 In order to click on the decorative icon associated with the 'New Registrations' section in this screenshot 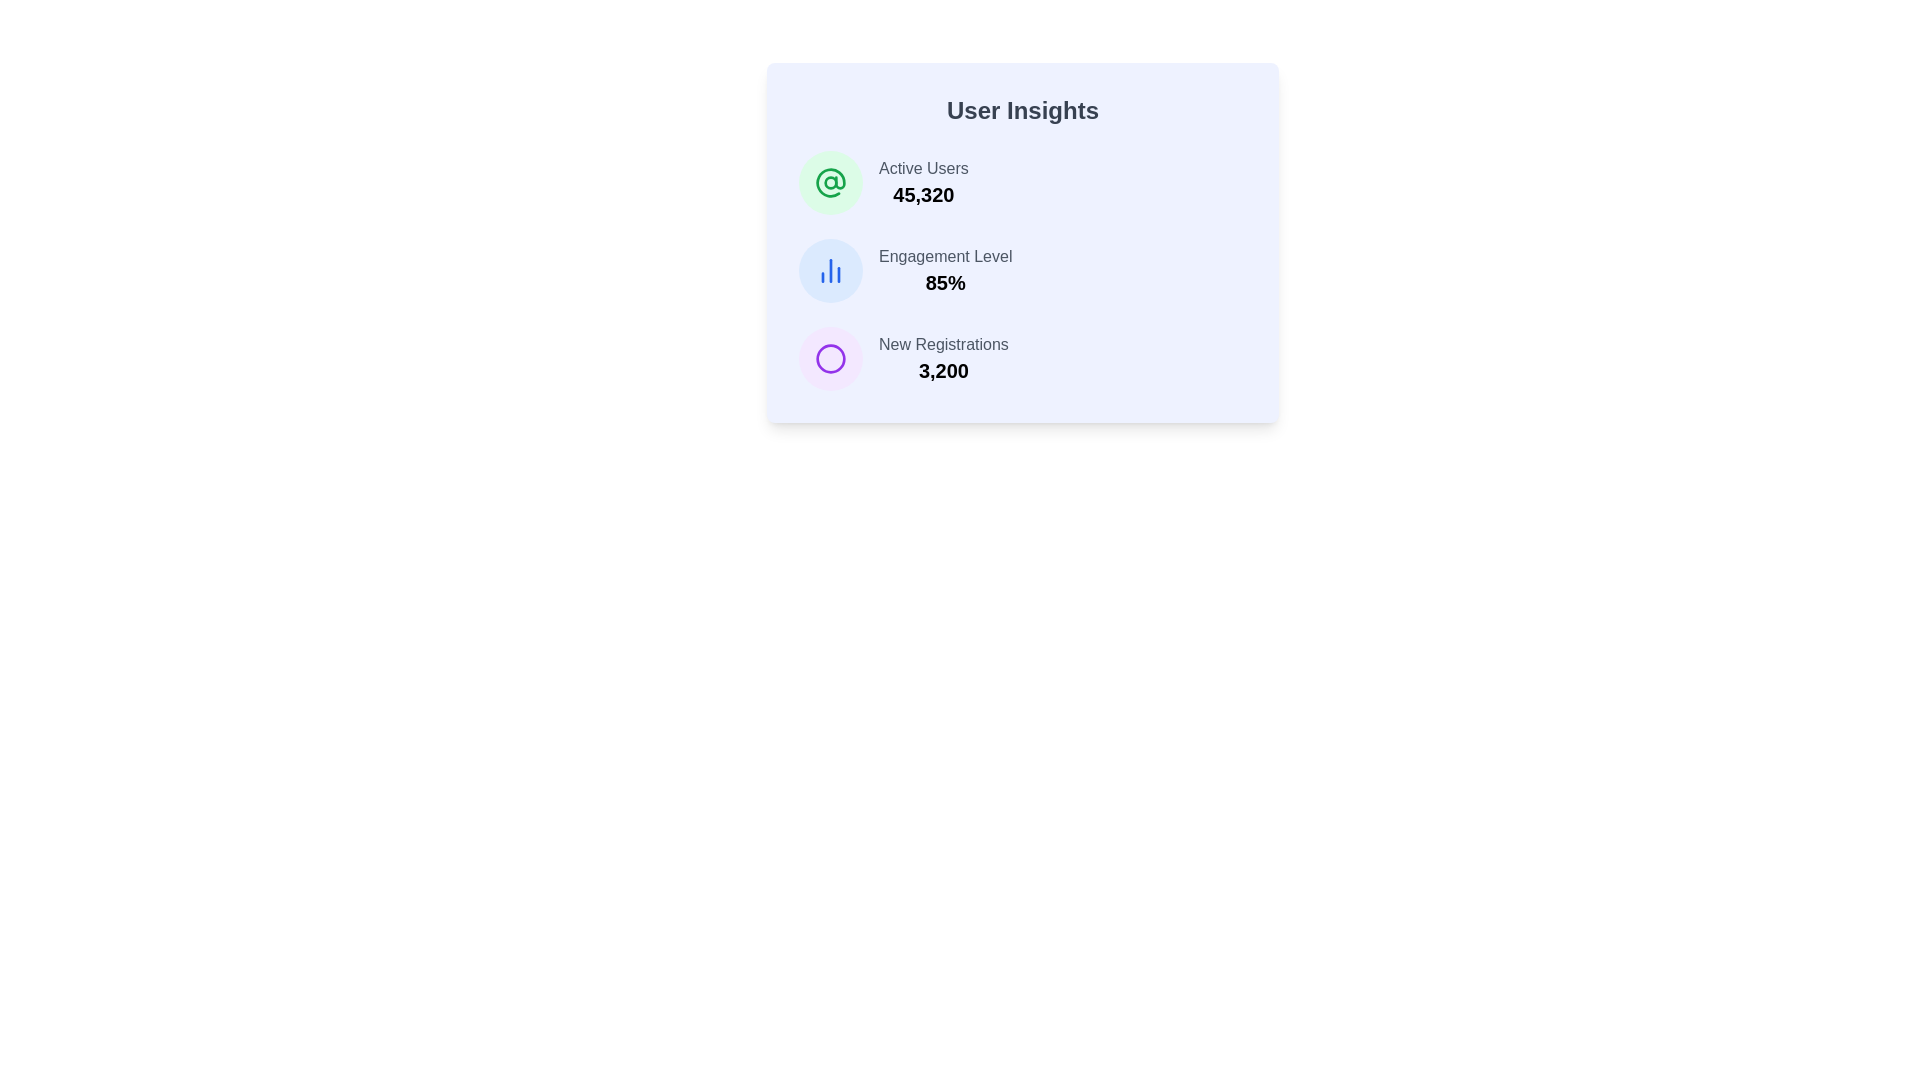, I will do `click(830, 357)`.